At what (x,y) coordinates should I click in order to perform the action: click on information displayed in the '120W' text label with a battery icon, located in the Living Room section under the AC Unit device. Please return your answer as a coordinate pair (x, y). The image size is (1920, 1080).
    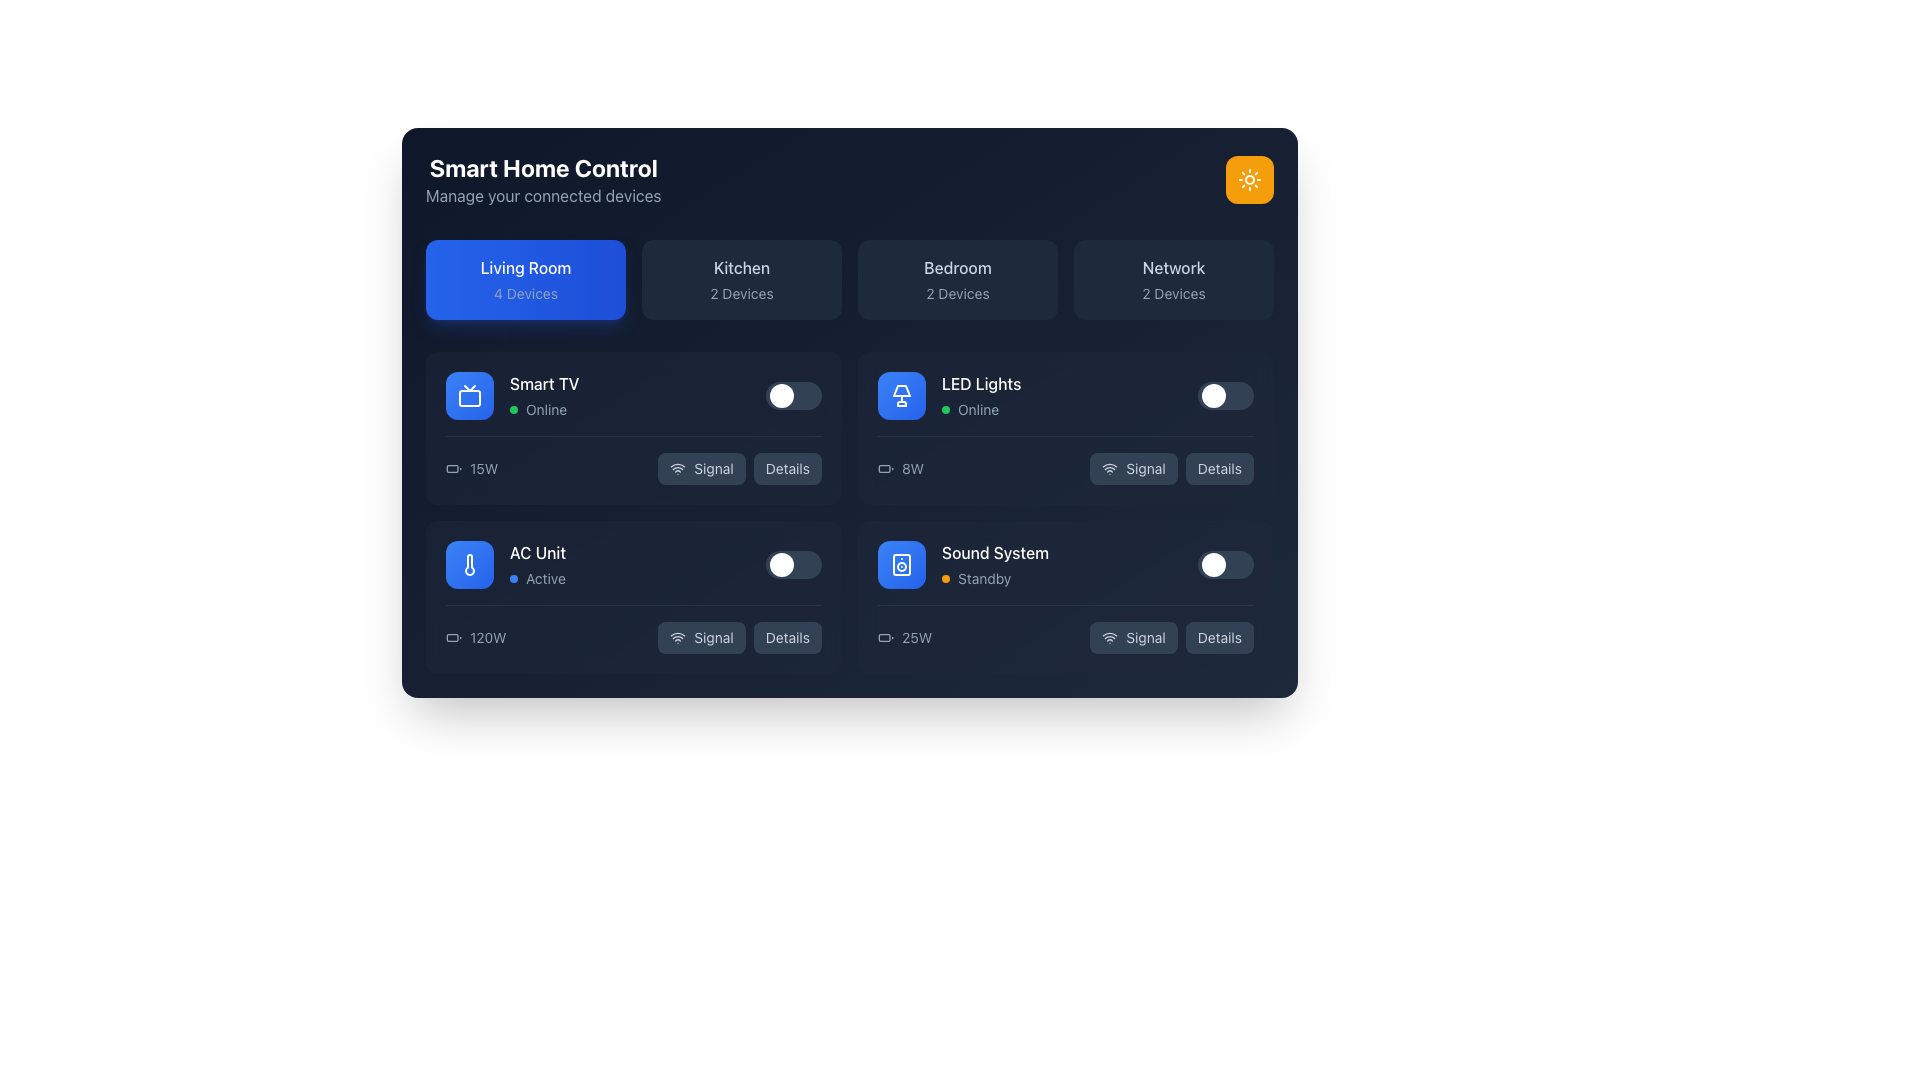
    Looking at the image, I should click on (475, 637).